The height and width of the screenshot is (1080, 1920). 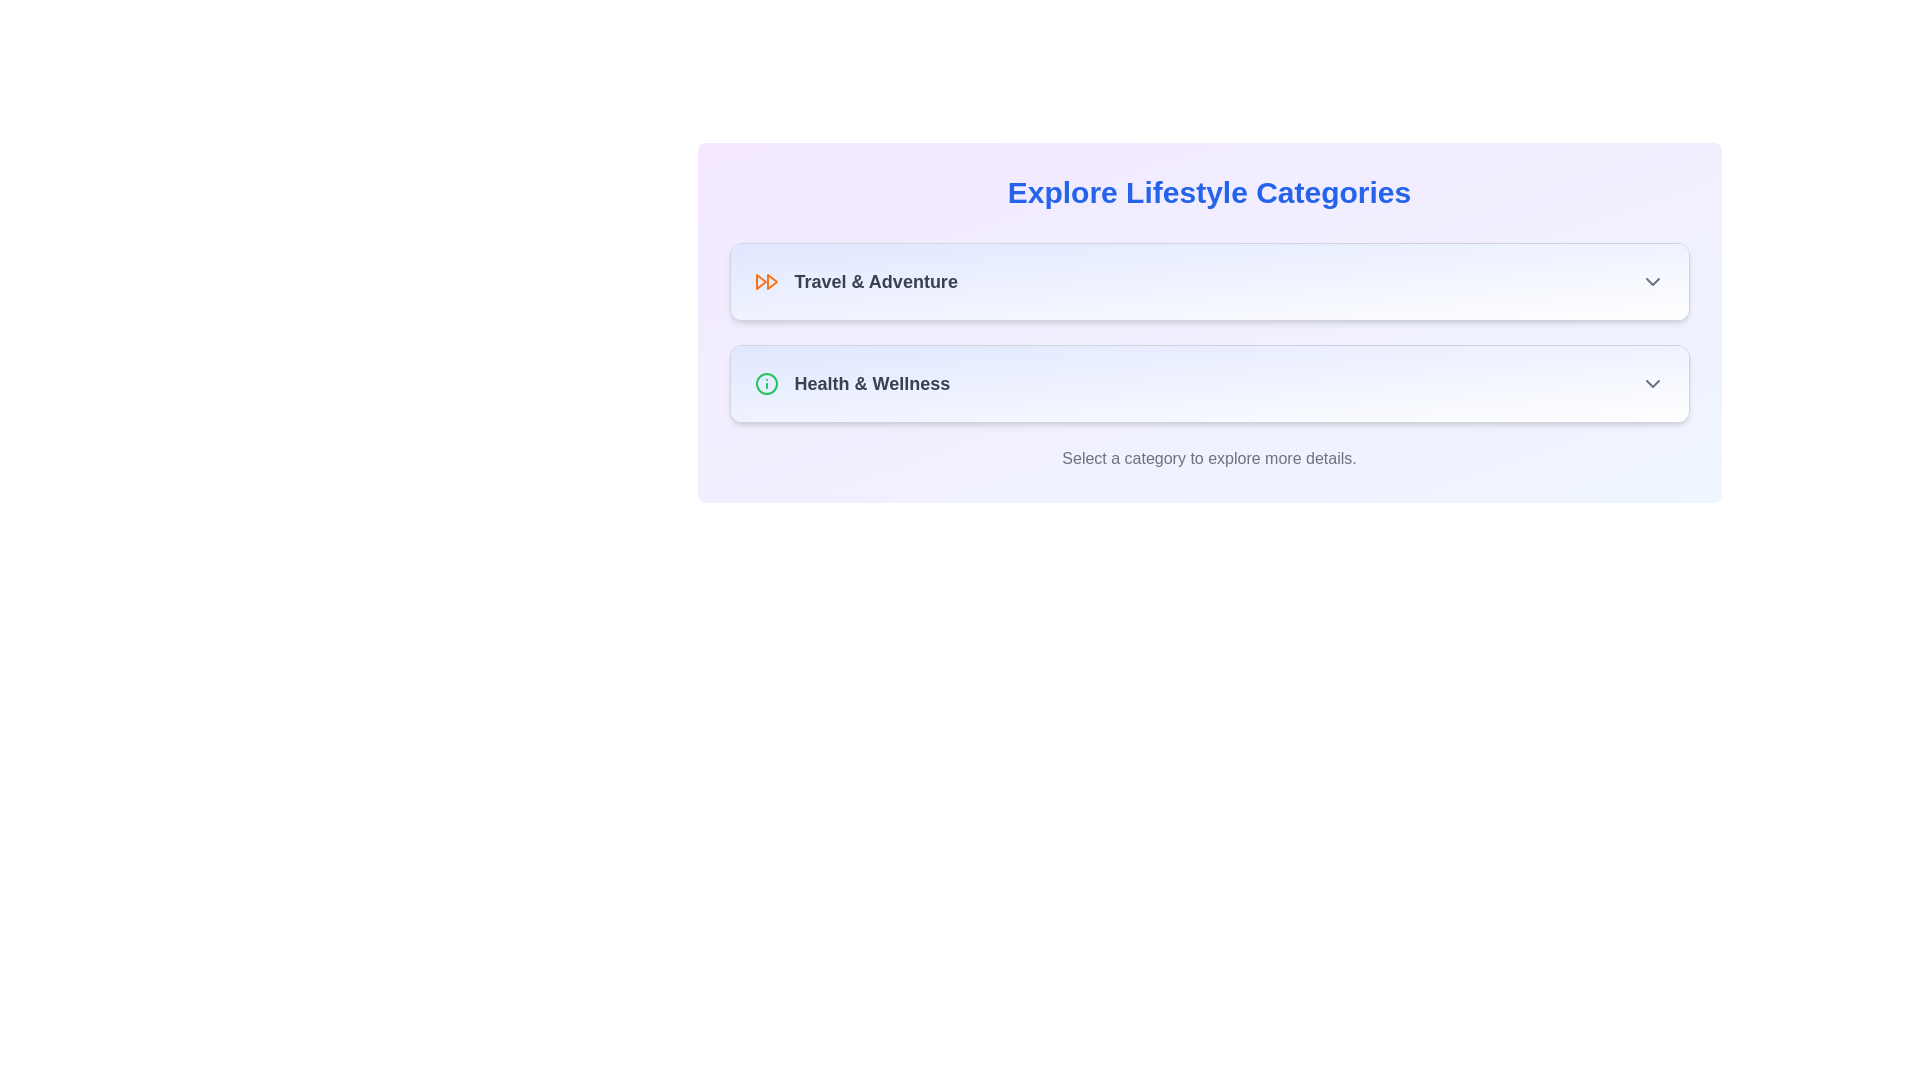 What do you see at coordinates (856, 281) in the screenshot?
I see `the 'Travel & Adventure' text with the double right-facing orange arrows` at bounding box center [856, 281].